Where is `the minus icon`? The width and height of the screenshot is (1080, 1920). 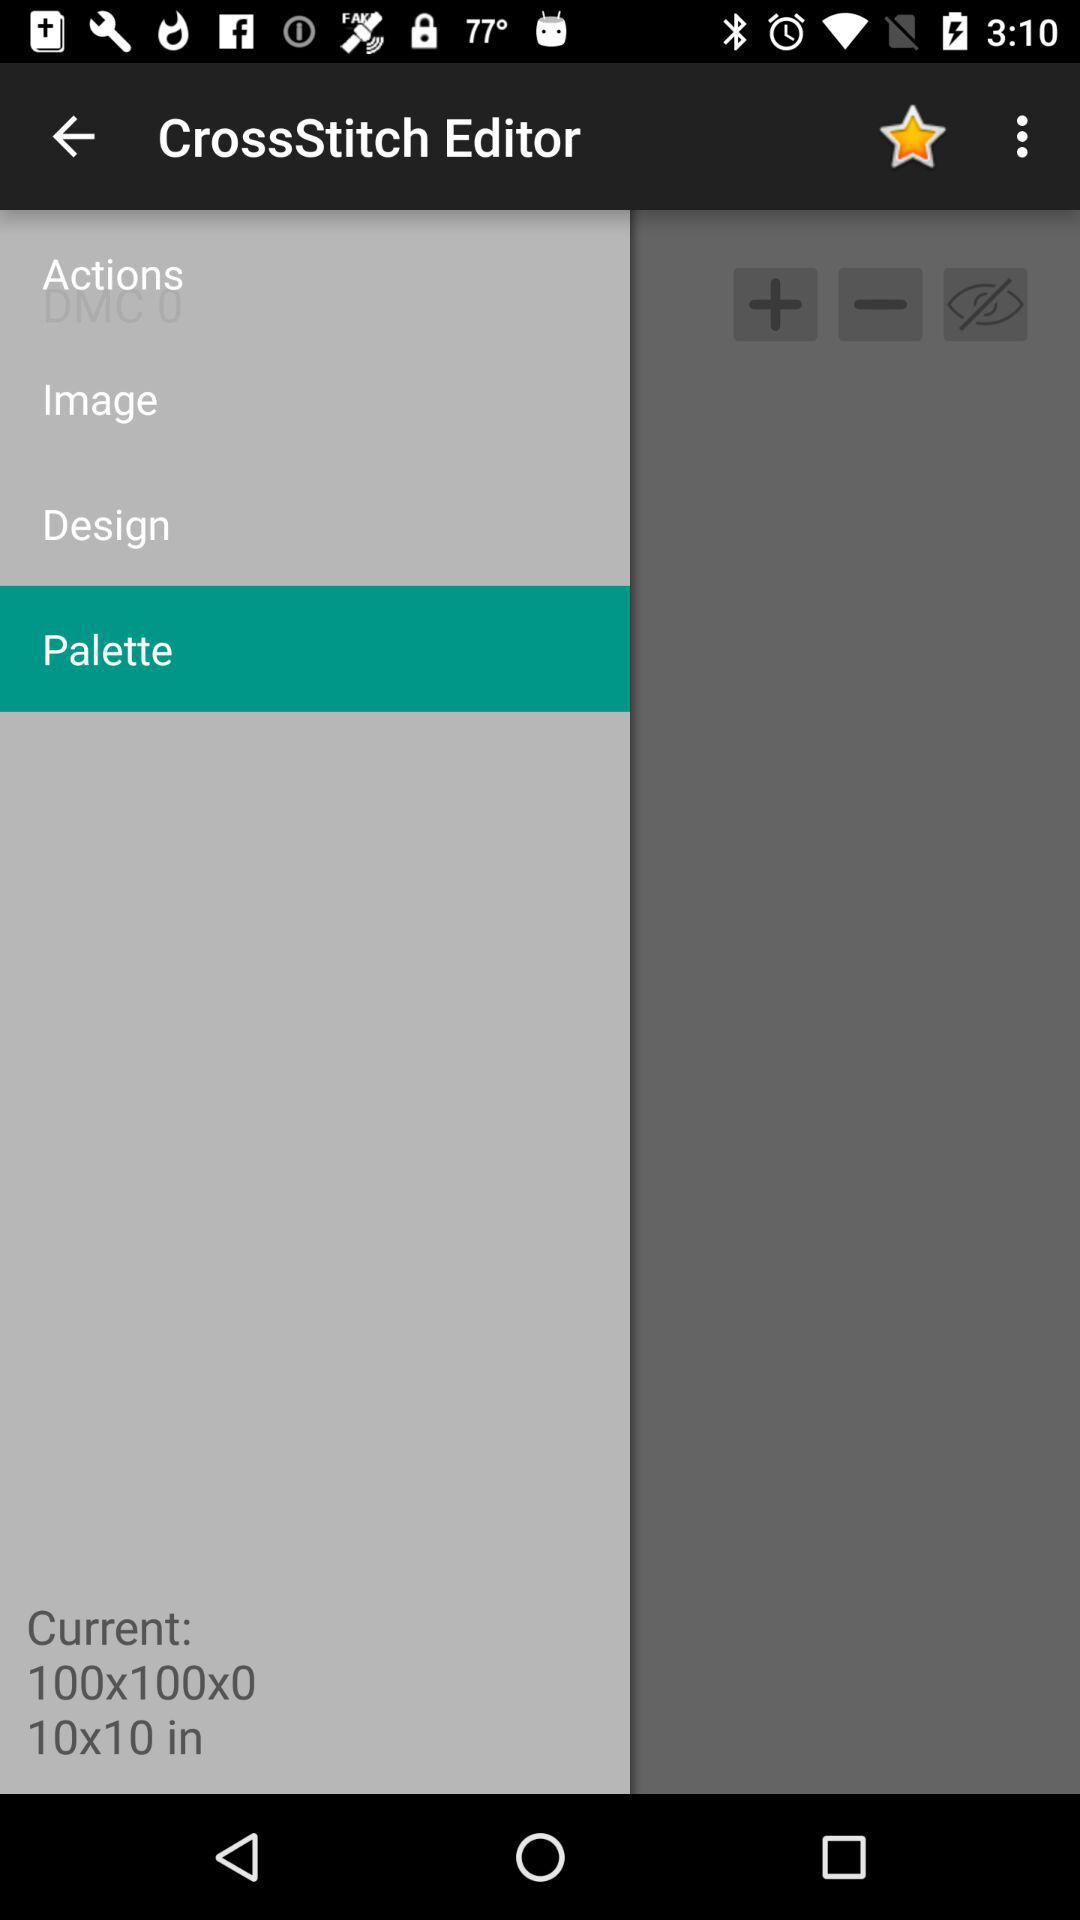 the minus icon is located at coordinates (879, 303).